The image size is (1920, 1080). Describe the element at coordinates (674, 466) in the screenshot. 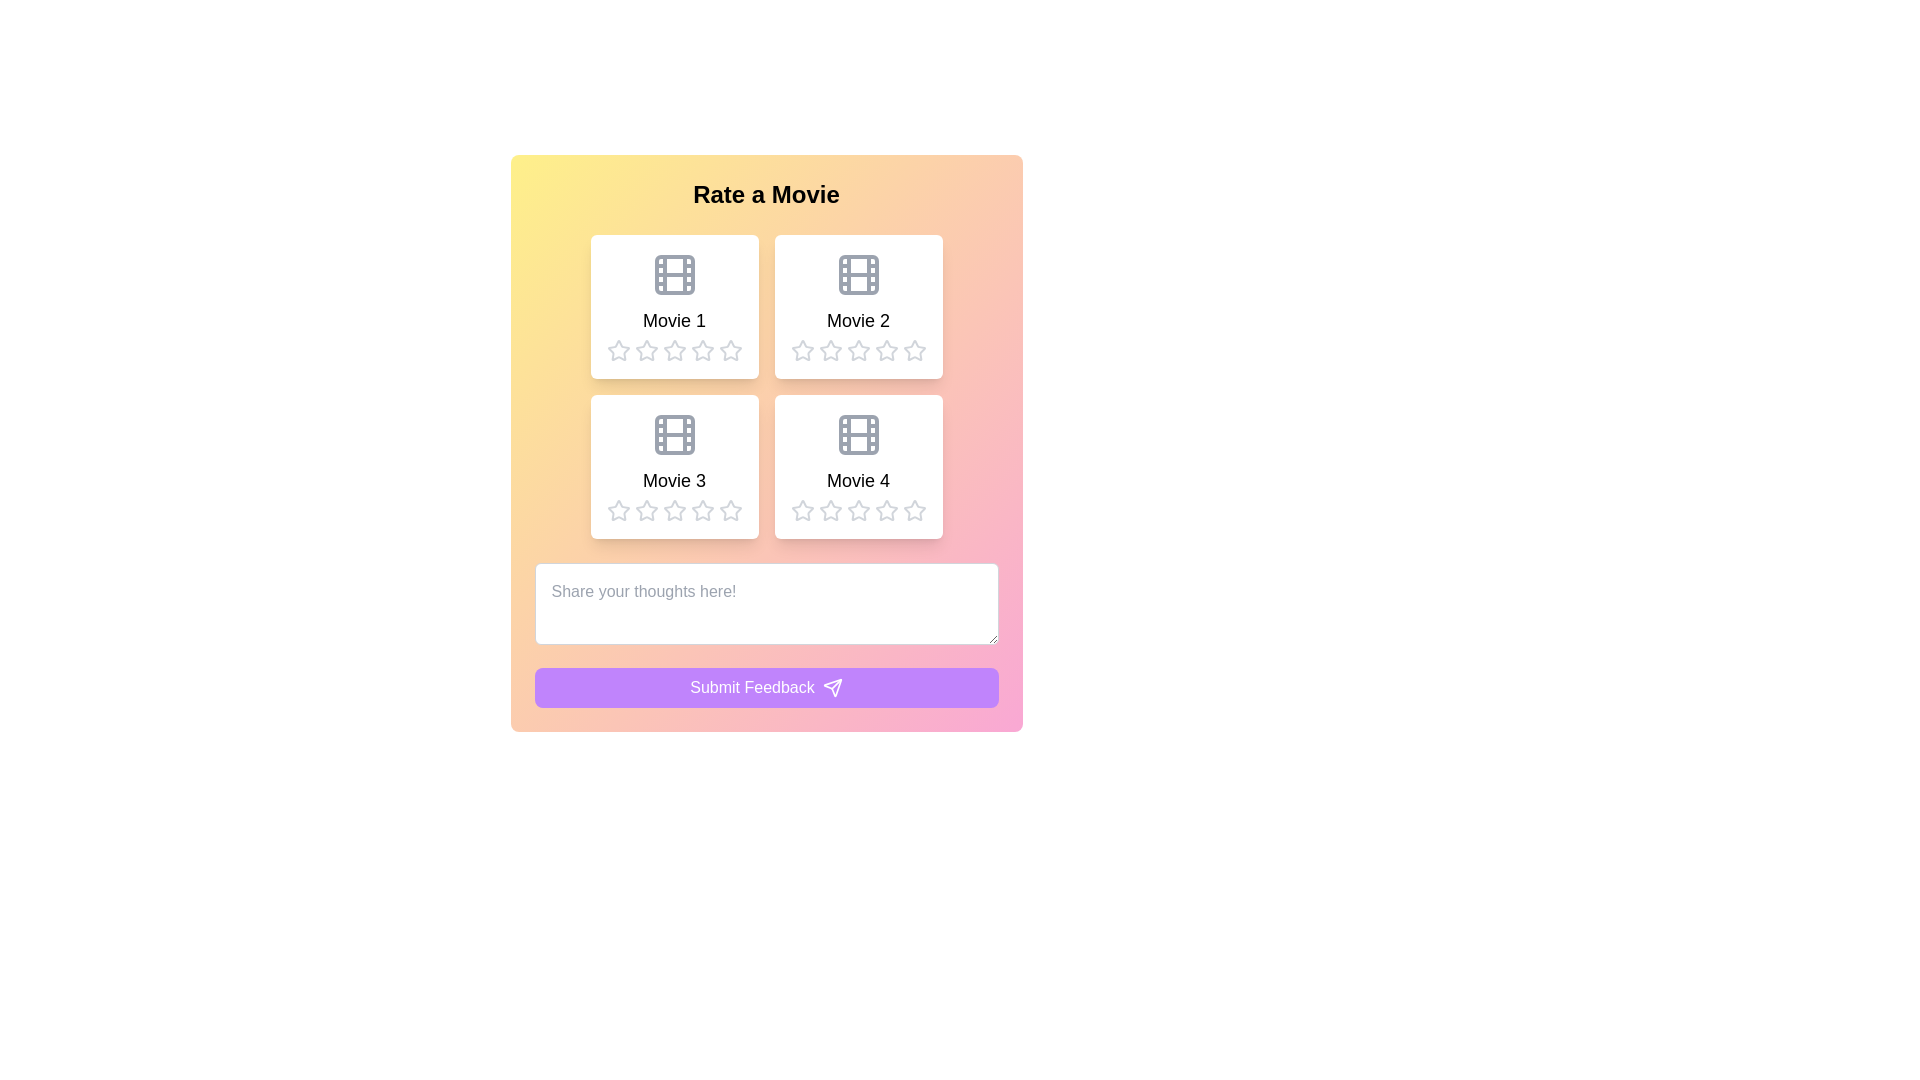

I see `the movie card titled 'Movie 3' located in the bottom-left corner of the grid` at that location.